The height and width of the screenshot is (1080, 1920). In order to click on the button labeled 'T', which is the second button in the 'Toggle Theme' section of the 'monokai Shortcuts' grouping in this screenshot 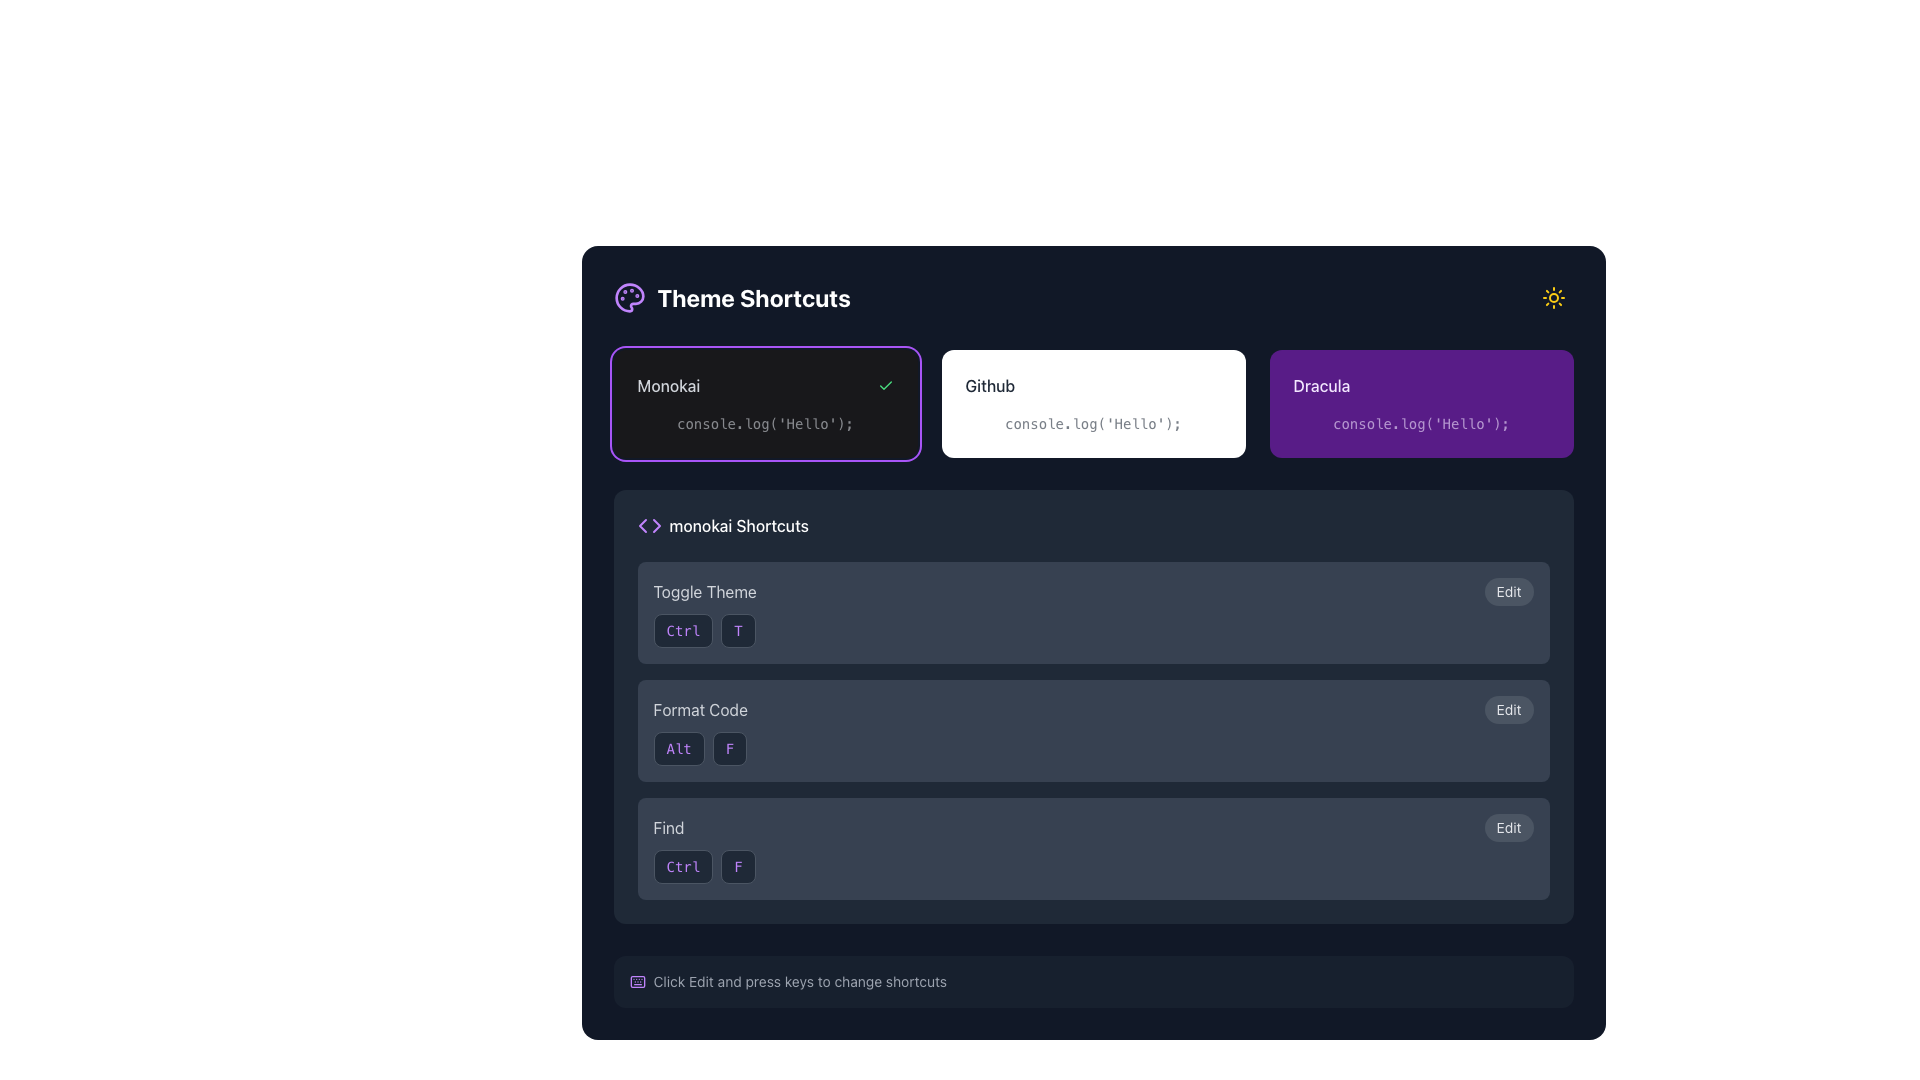, I will do `click(737, 631)`.